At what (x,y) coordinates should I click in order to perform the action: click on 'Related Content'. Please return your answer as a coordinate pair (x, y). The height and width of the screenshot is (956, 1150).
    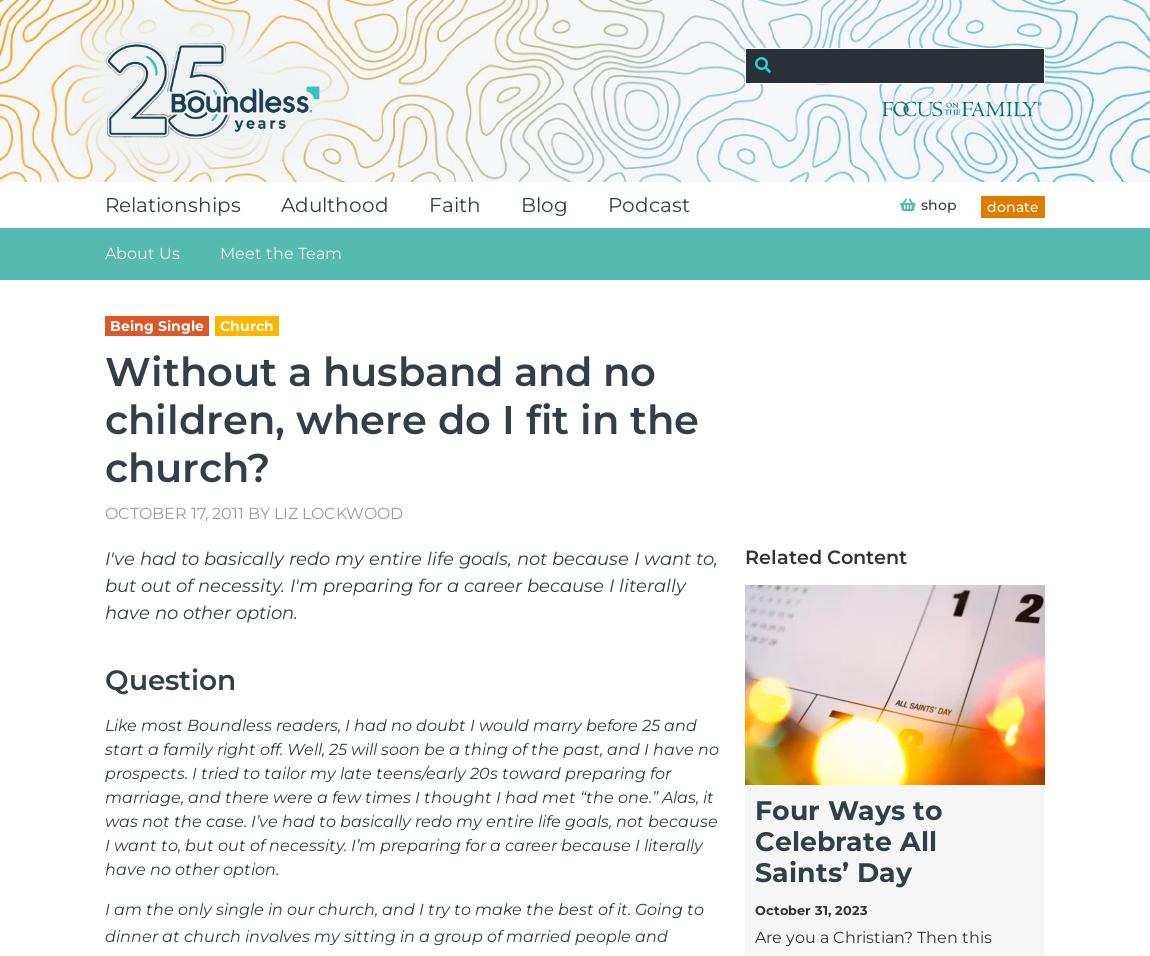
    Looking at the image, I should click on (824, 555).